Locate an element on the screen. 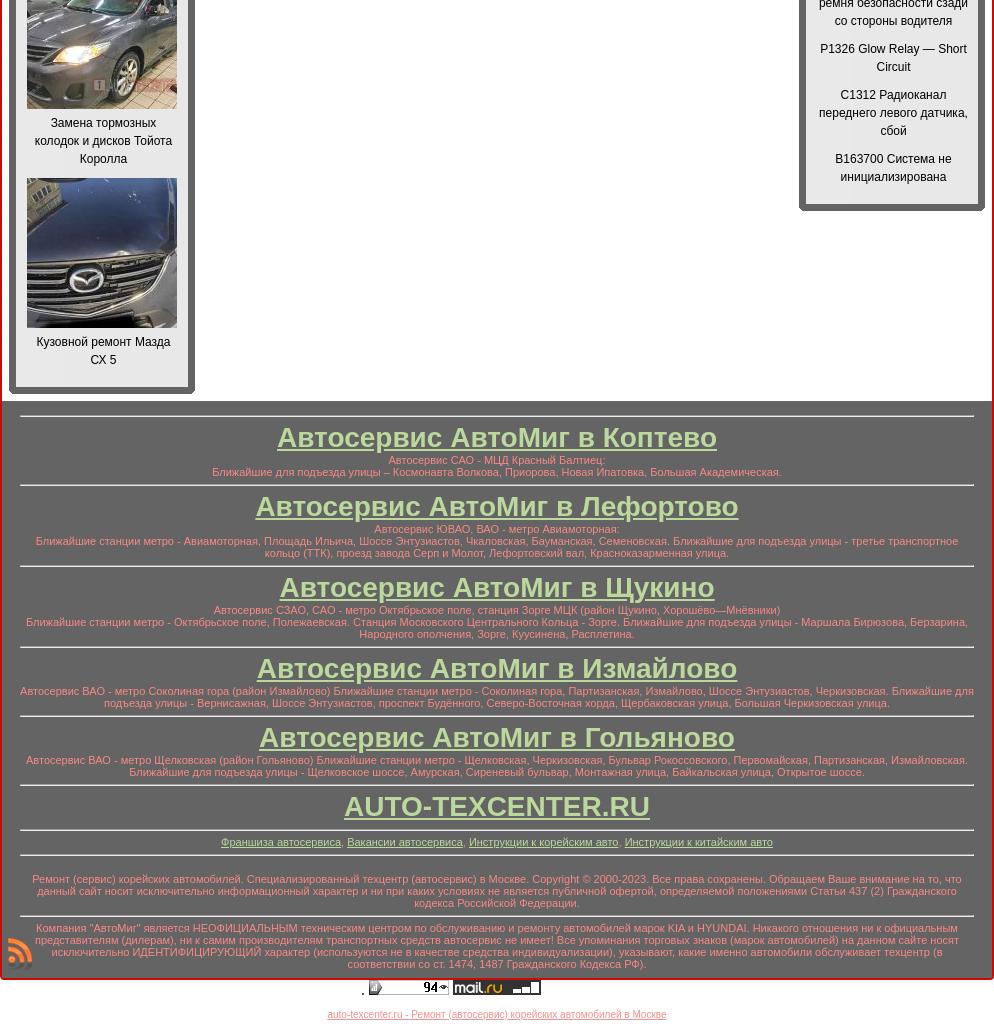 The image size is (994, 1030). 'Ремонт (сервис) корейских автомобилей. Специализированный техцентр (автосервис) в Москве. Copyright © 2000-2023. Все права сохранены.  Обращаем Ваше внимание на то, что данный сайт носит исключительно информационный характер и ни при каких условиях не является публичной офертой, определяемой положениями Статьи 437 (2) Гражданского кодекса Российской Федерации.' is located at coordinates (495, 890).